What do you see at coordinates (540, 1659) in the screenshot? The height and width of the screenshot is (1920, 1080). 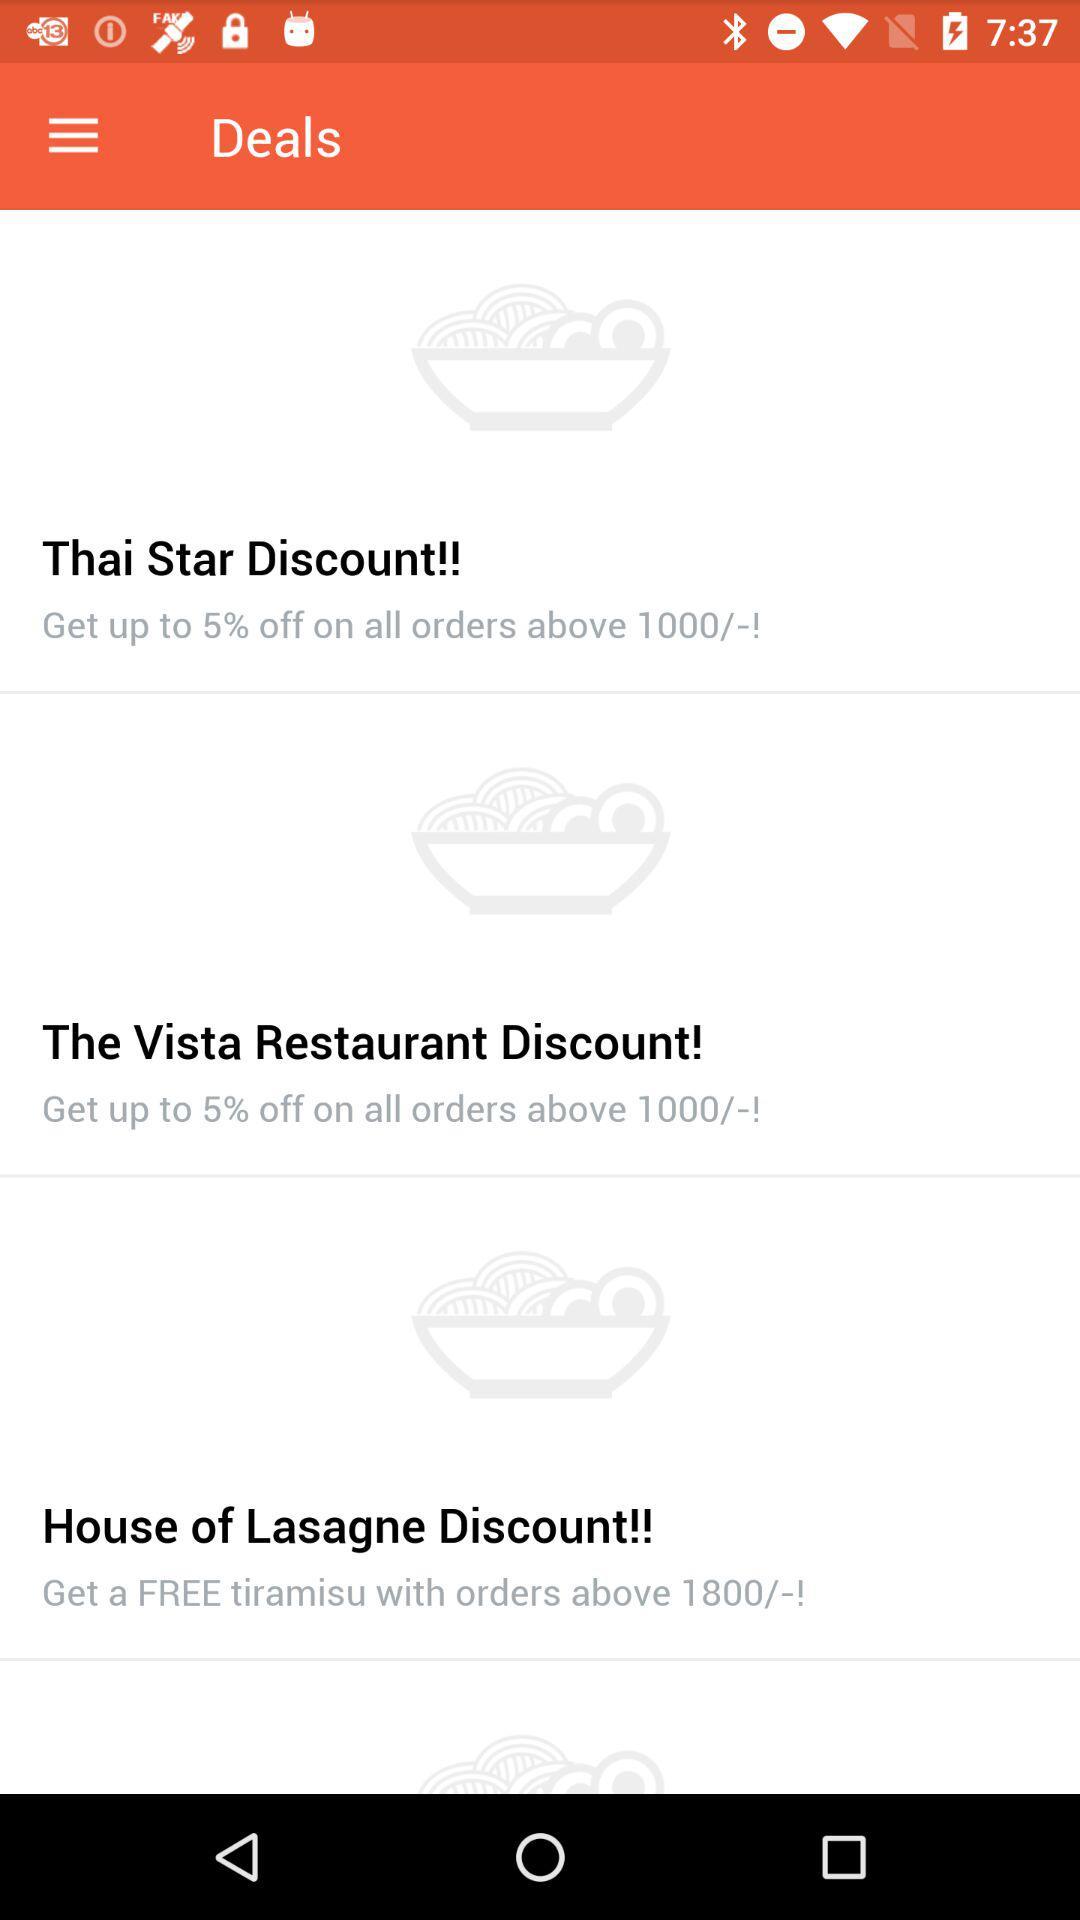 I see `item below the get a free item` at bounding box center [540, 1659].